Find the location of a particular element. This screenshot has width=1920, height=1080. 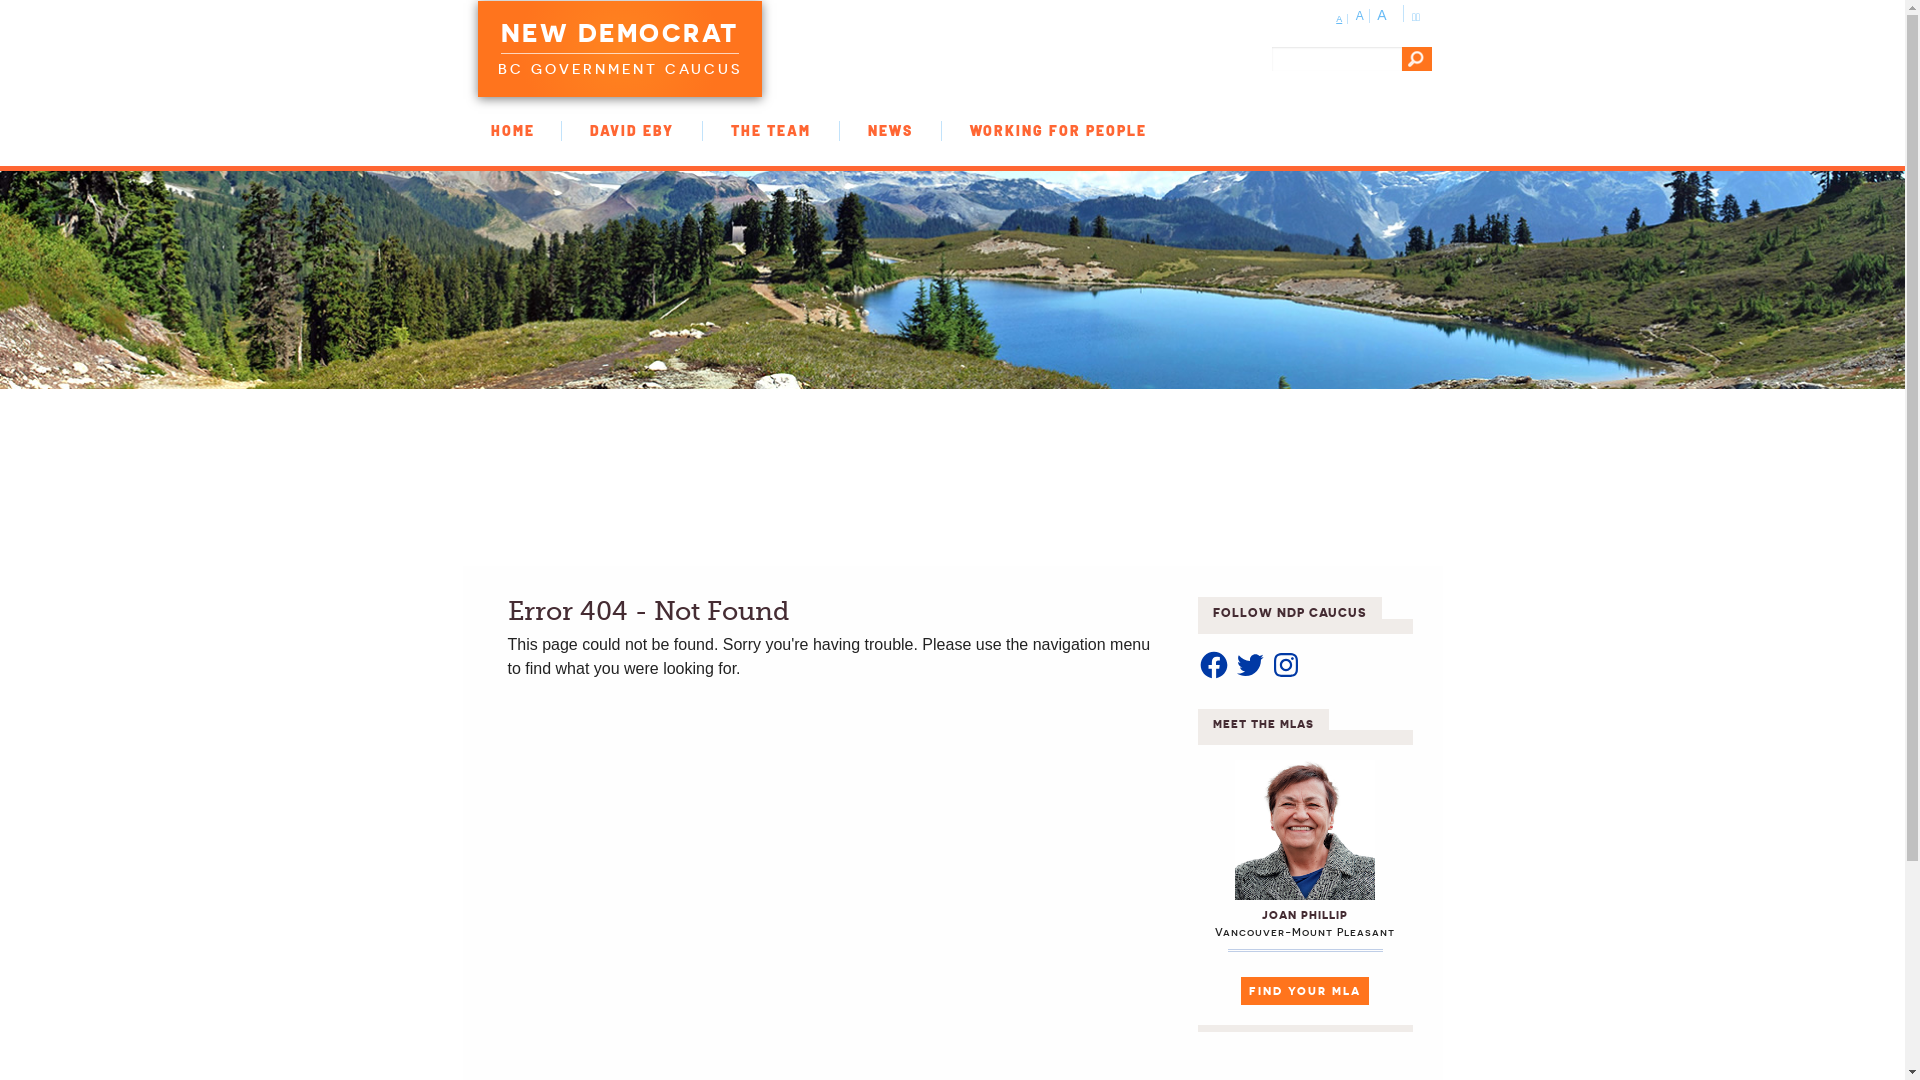

'Instagram' is located at coordinates (1286, 664).